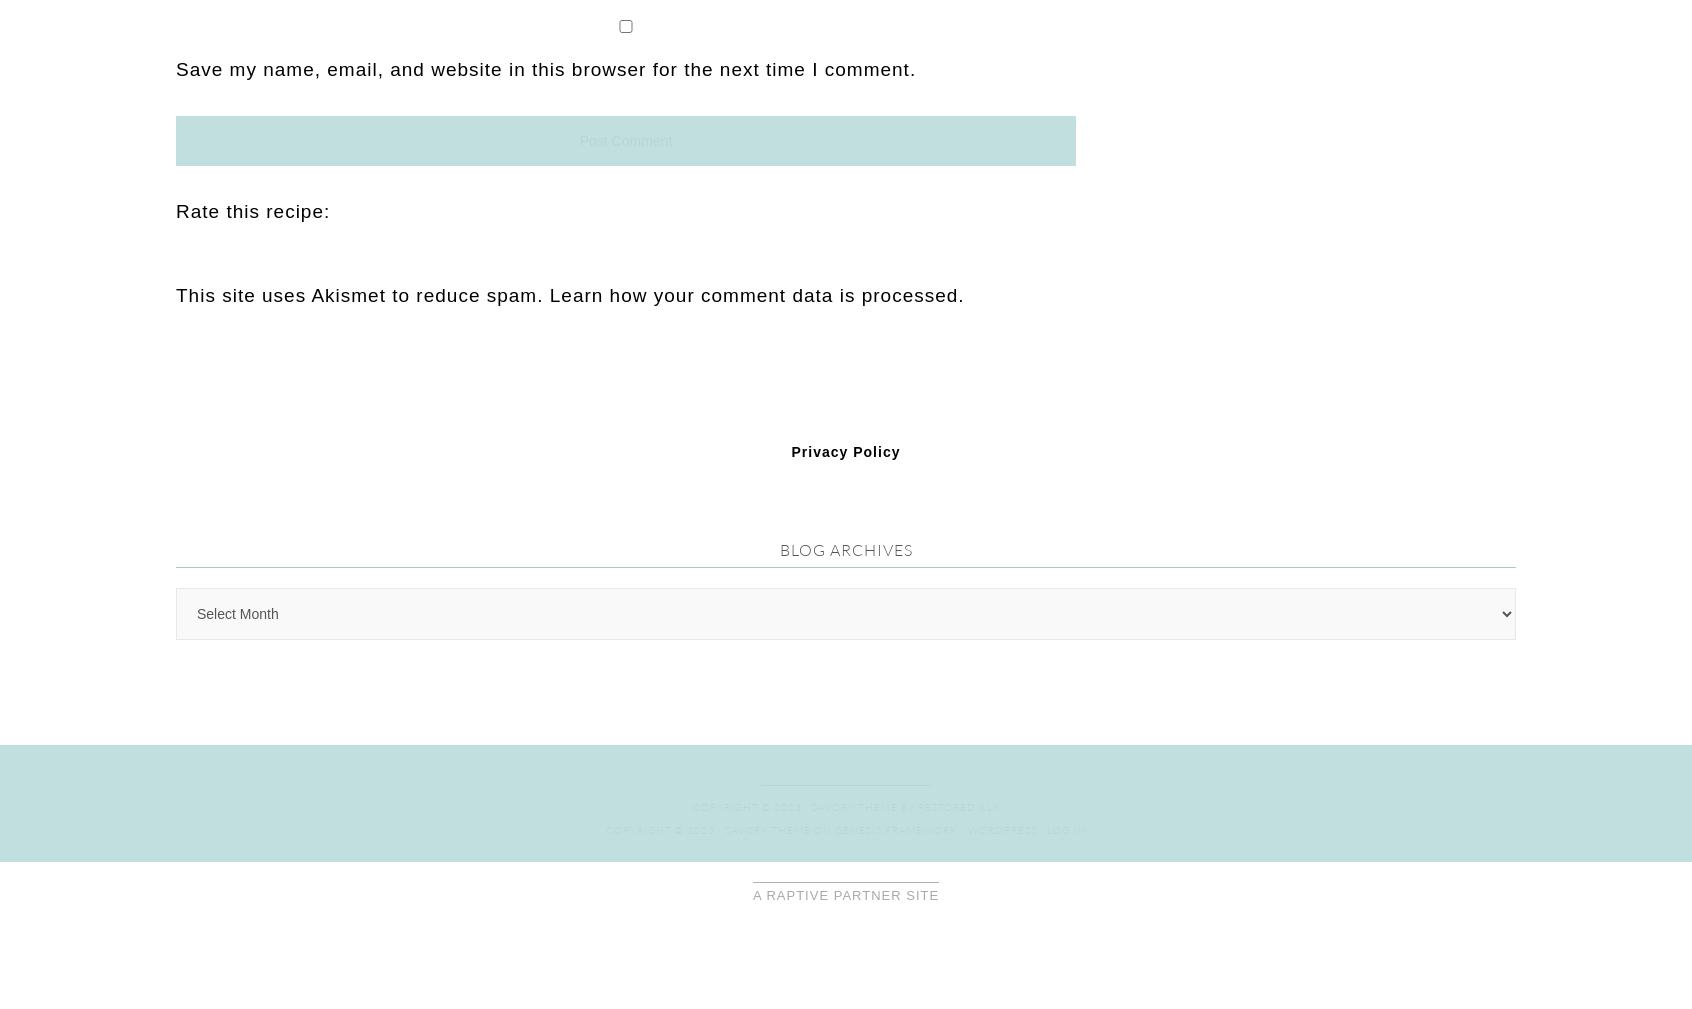  I want to click on 'Copyright © 2023 ·', so click(750, 359).